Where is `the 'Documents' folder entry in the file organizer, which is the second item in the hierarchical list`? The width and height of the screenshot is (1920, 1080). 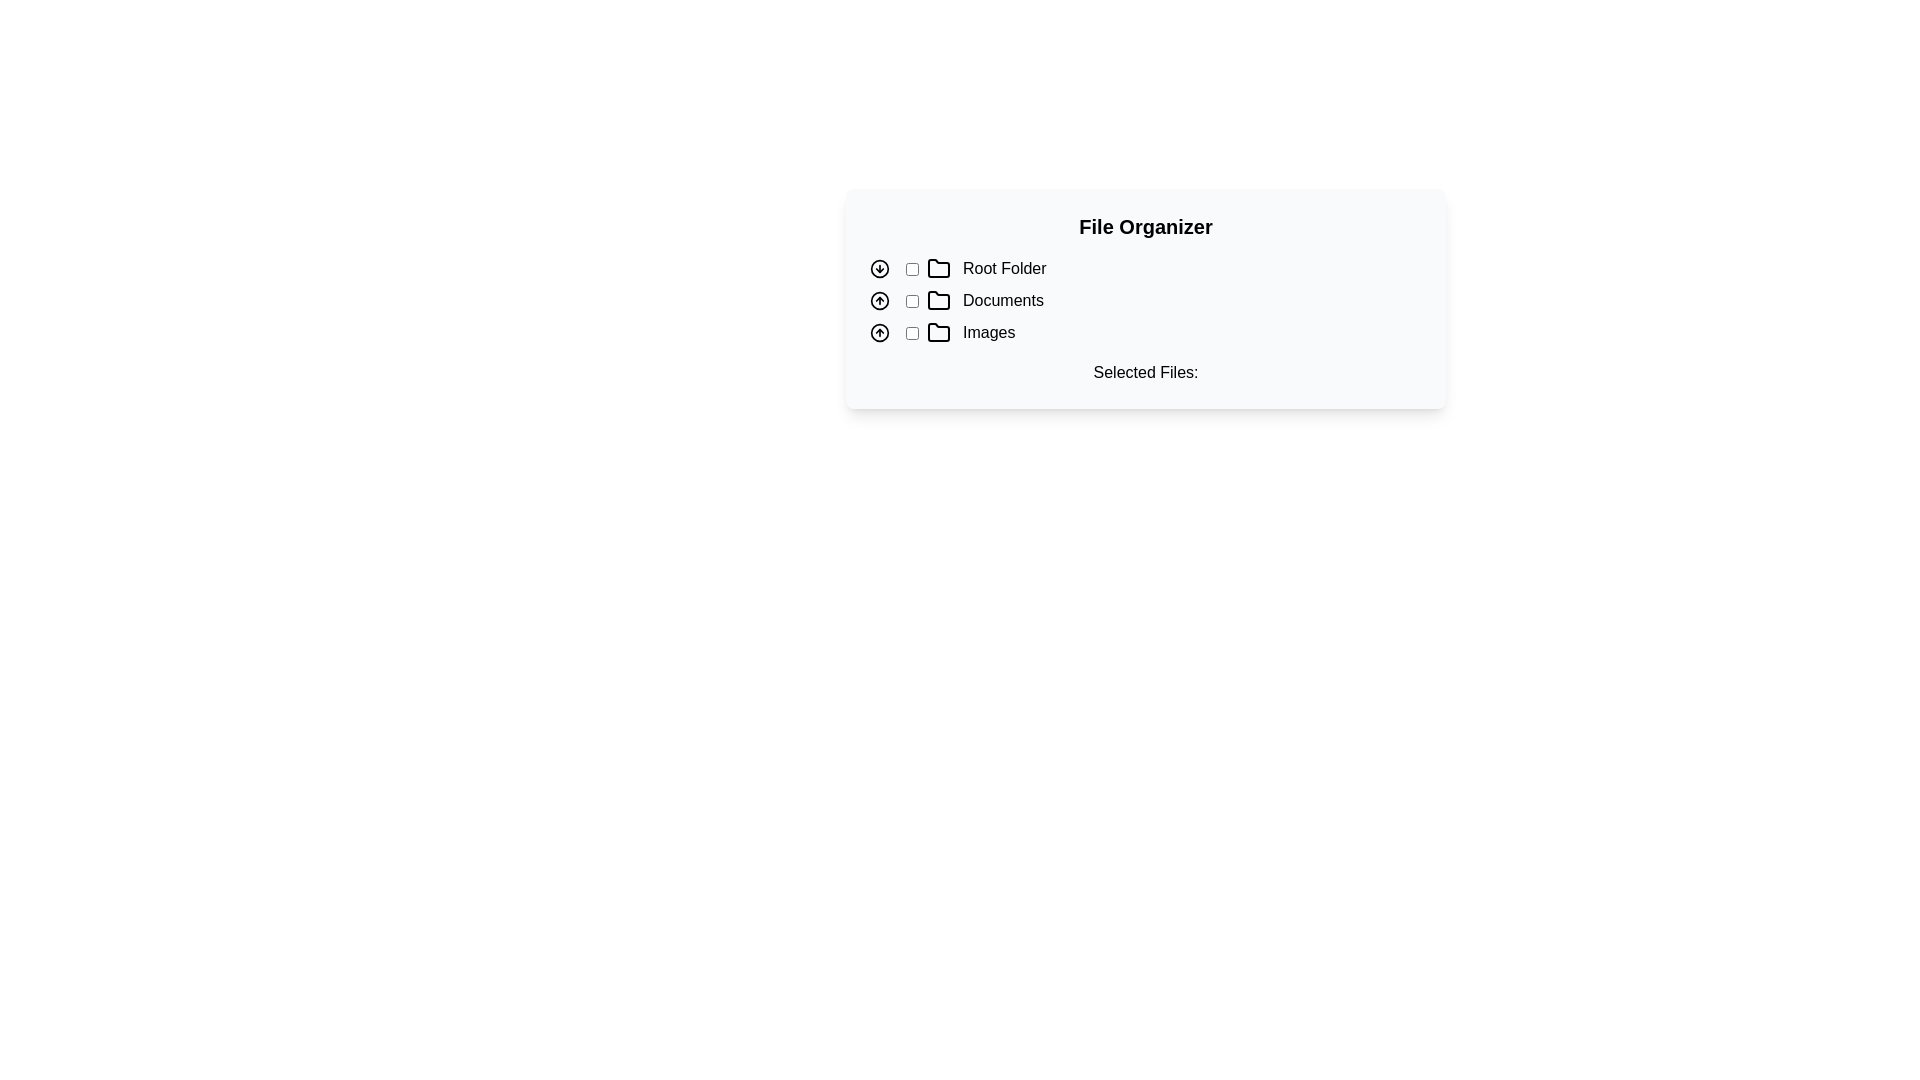 the 'Documents' folder entry in the file organizer, which is the second item in the hierarchical list is located at coordinates (1146, 300).